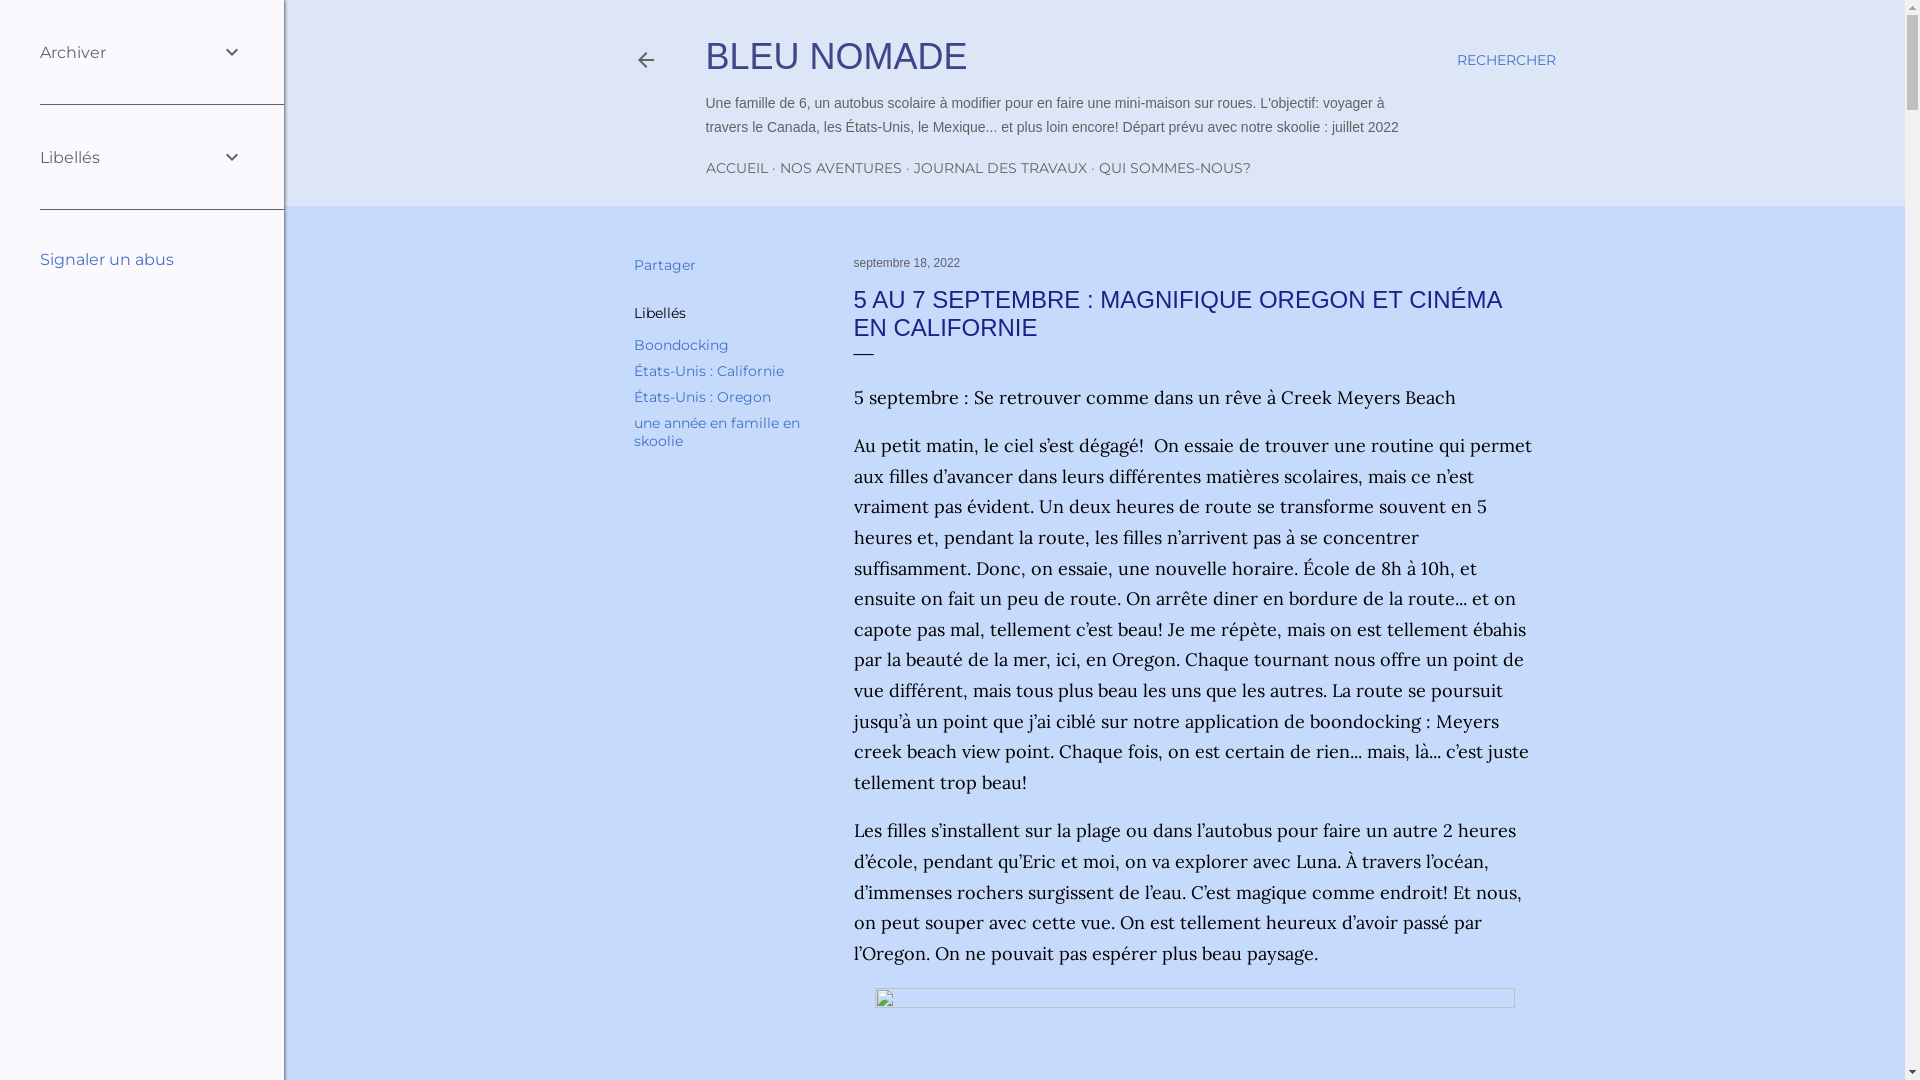  Describe the element at coordinates (836, 55) in the screenshot. I see `'BLEU NOMADE'` at that location.